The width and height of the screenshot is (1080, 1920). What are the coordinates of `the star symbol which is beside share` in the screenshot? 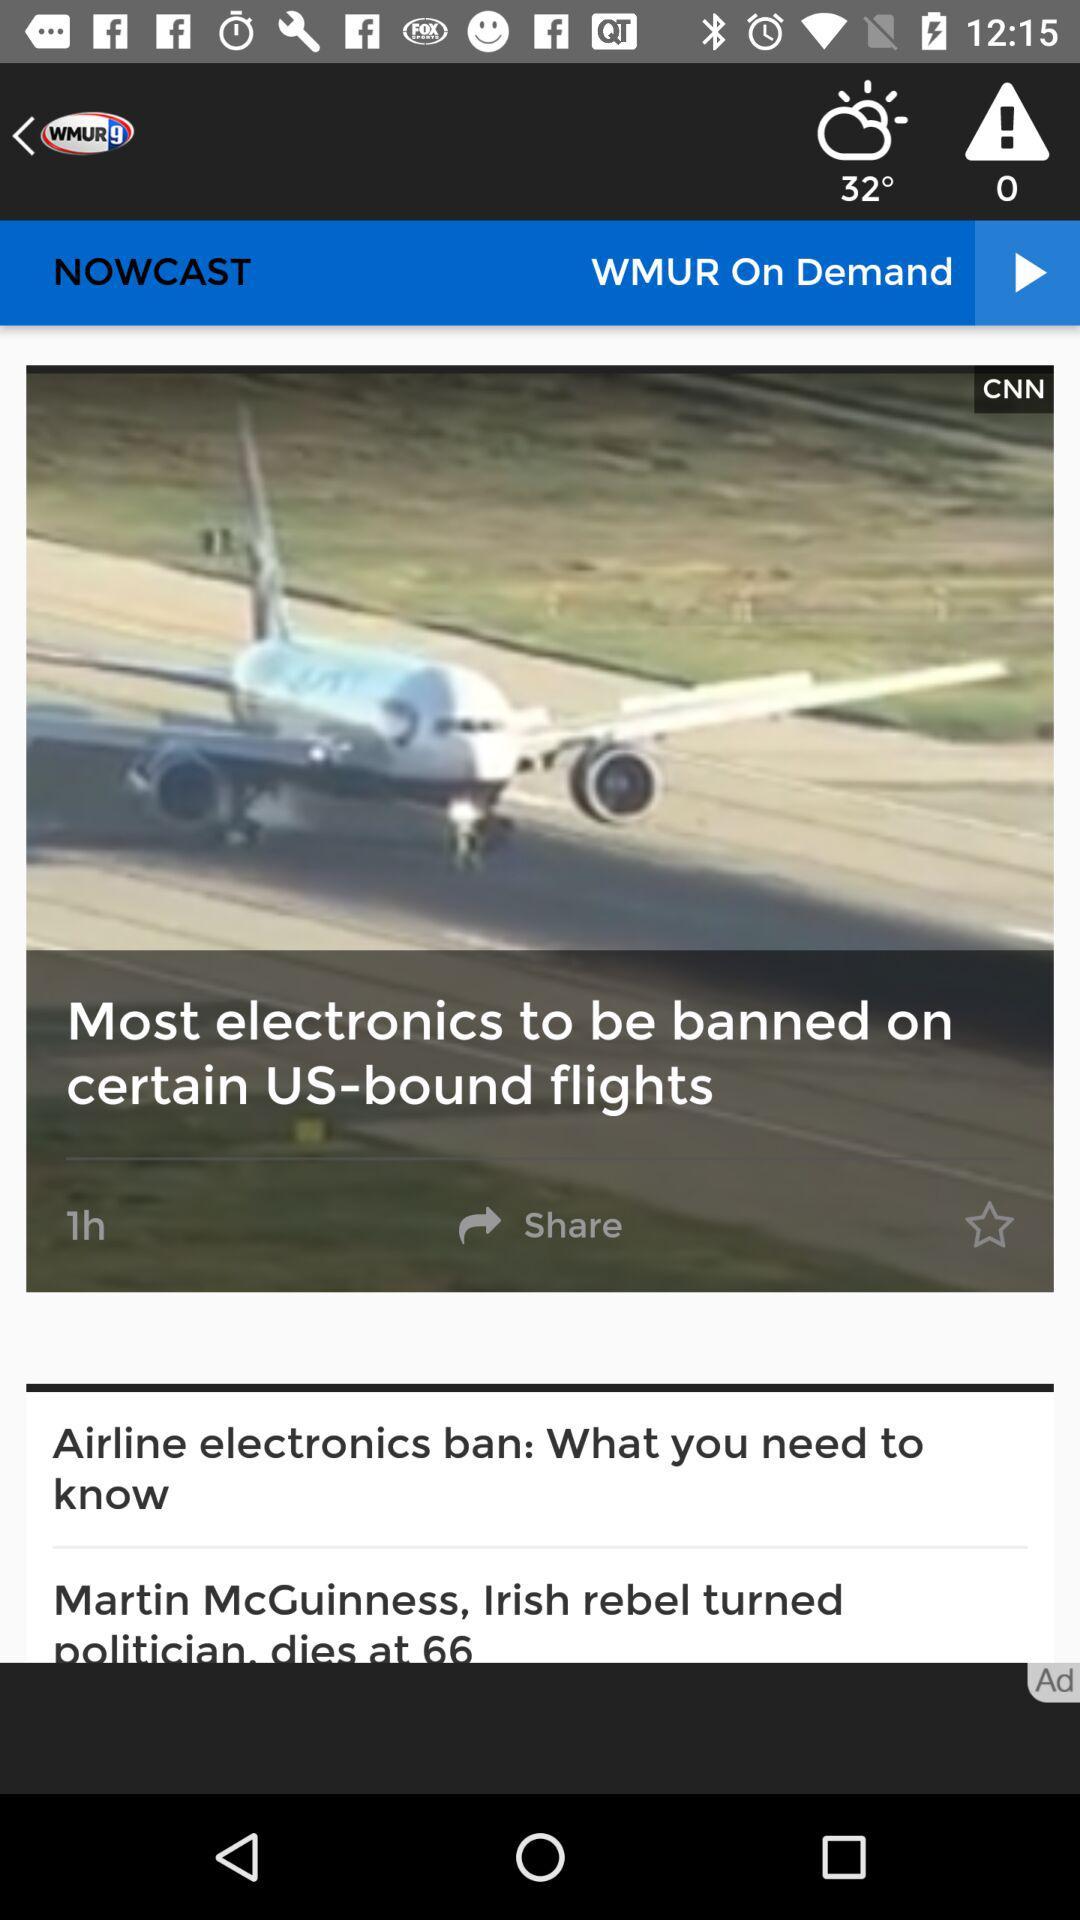 It's located at (990, 1224).